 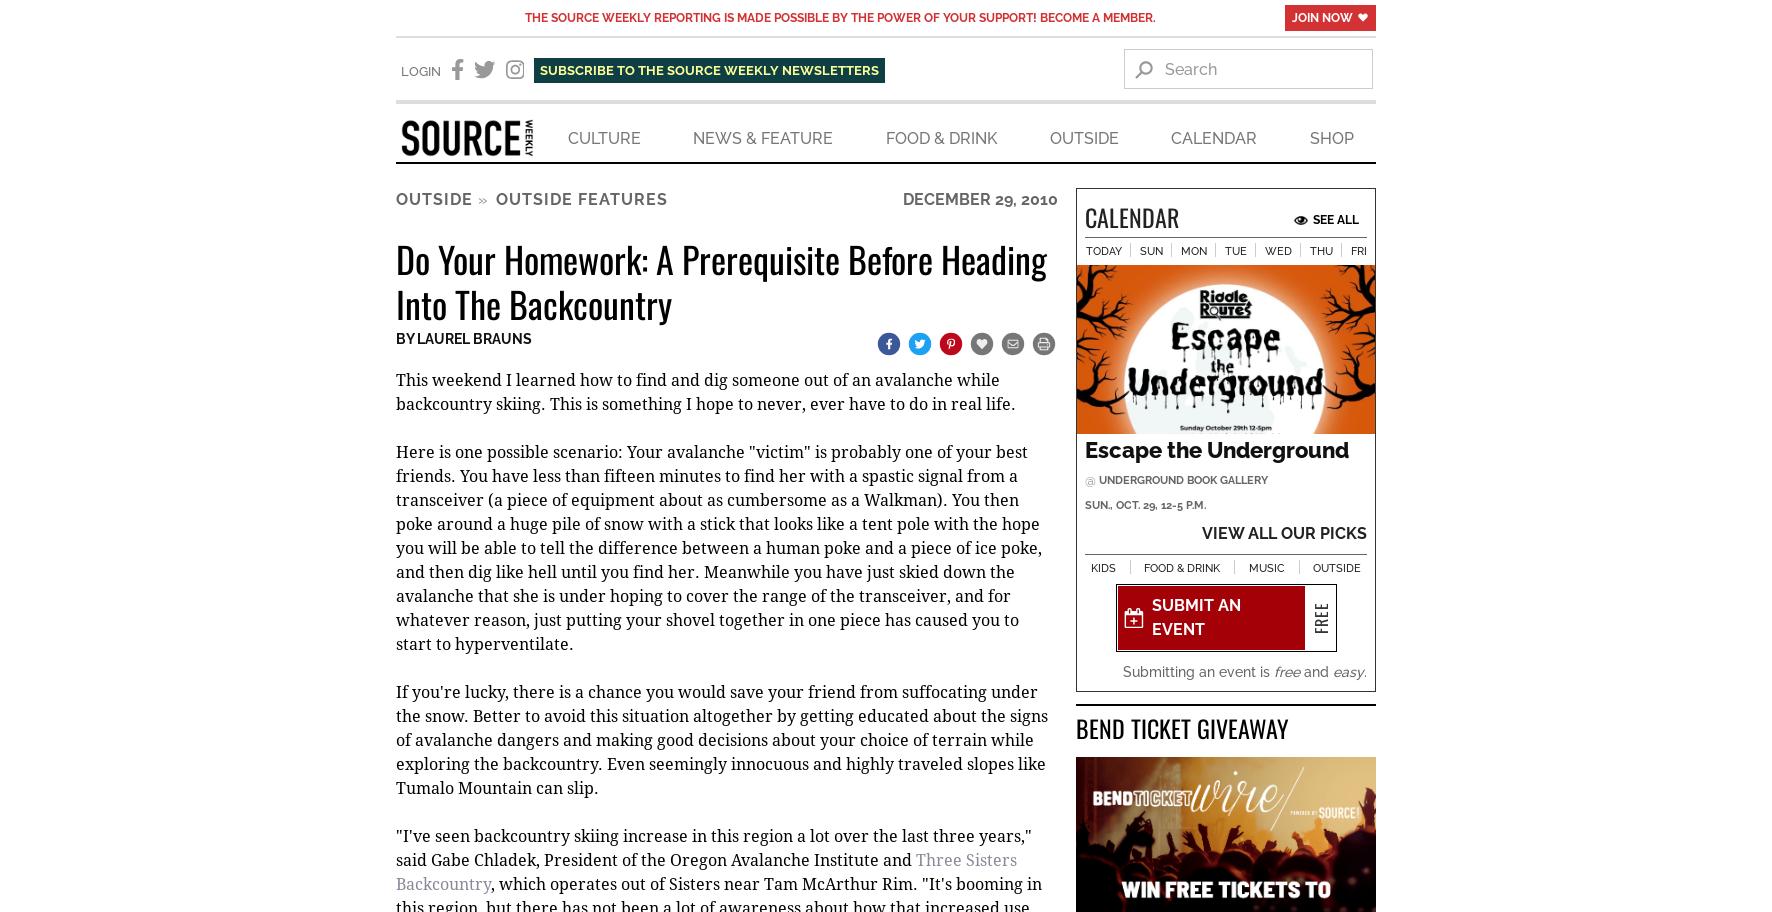 What do you see at coordinates (1284, 534) in the screenshot?
I see `'View All Our Picks'` at bounding box center [1284, 534].